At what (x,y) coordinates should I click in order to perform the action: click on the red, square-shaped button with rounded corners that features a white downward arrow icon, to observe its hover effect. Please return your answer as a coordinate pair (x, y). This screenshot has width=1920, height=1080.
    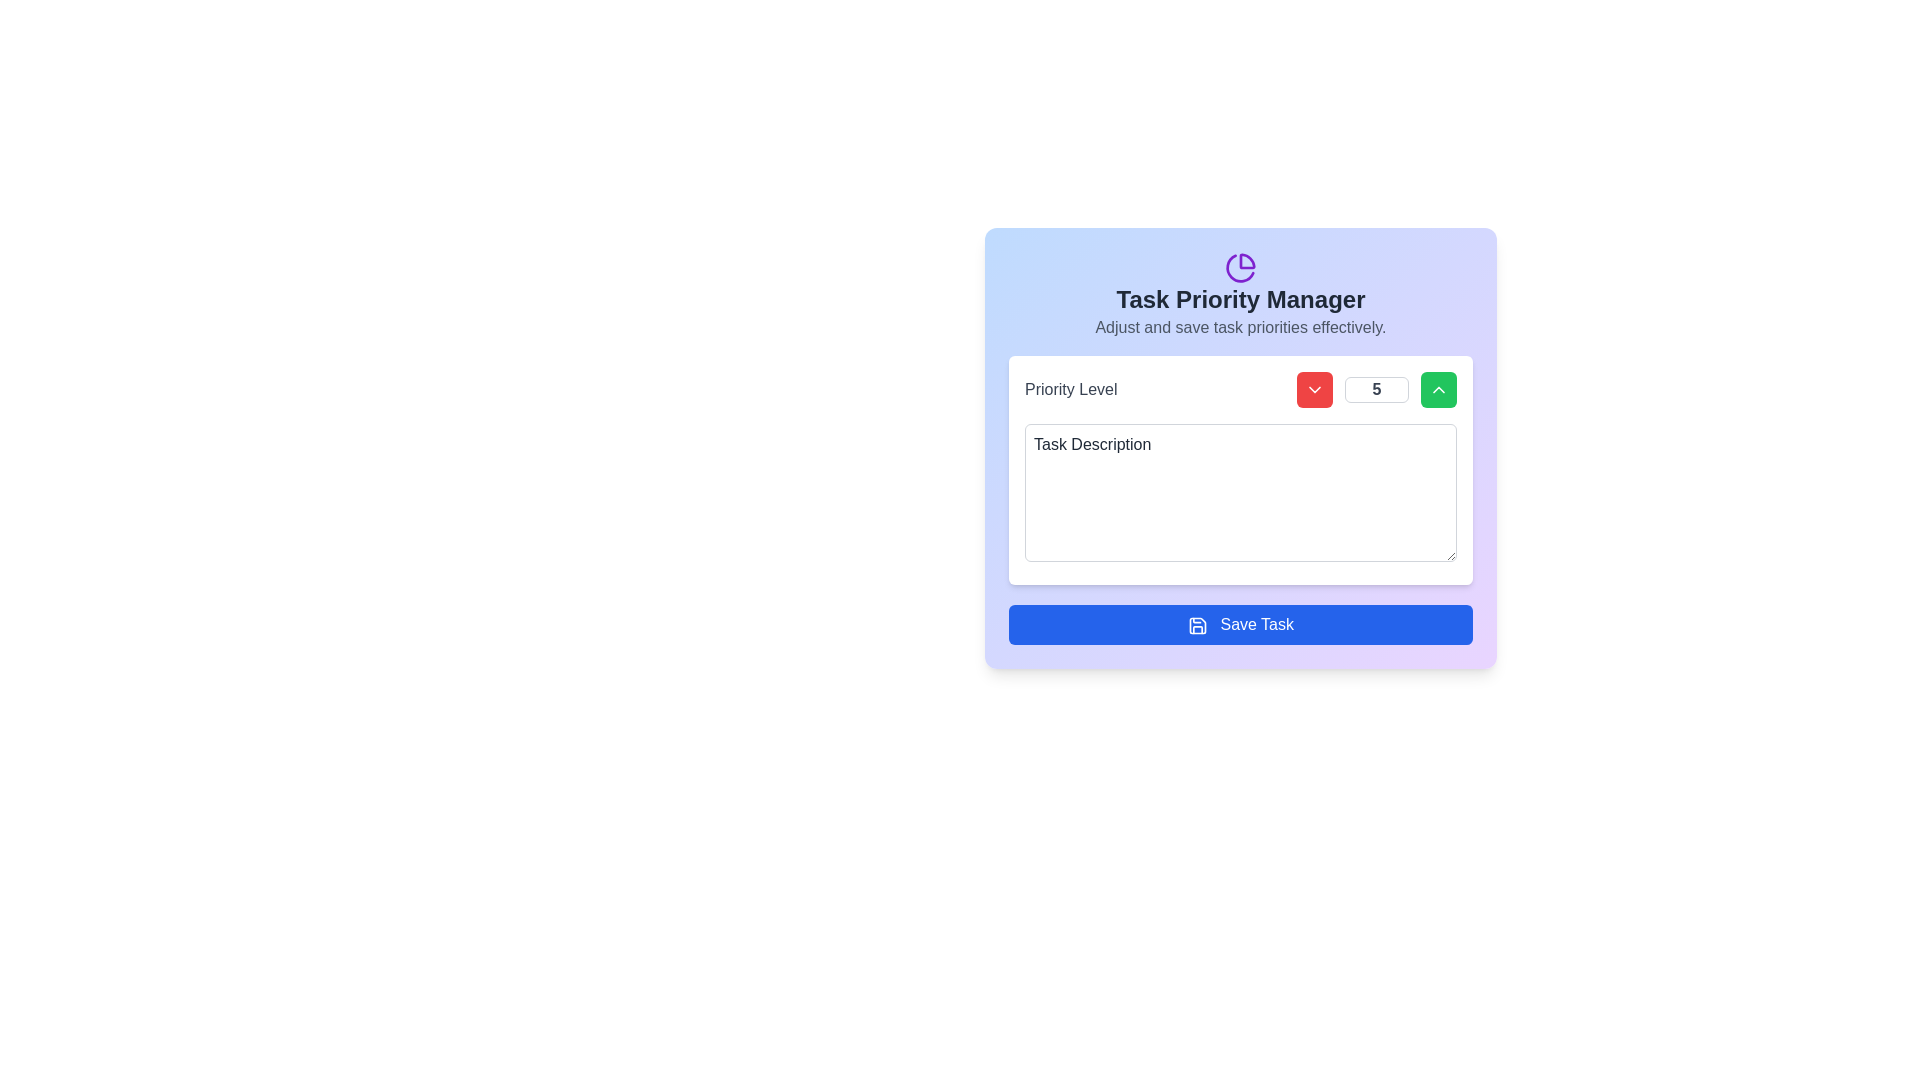
    Looking at the image, I should click on (1315, 389).